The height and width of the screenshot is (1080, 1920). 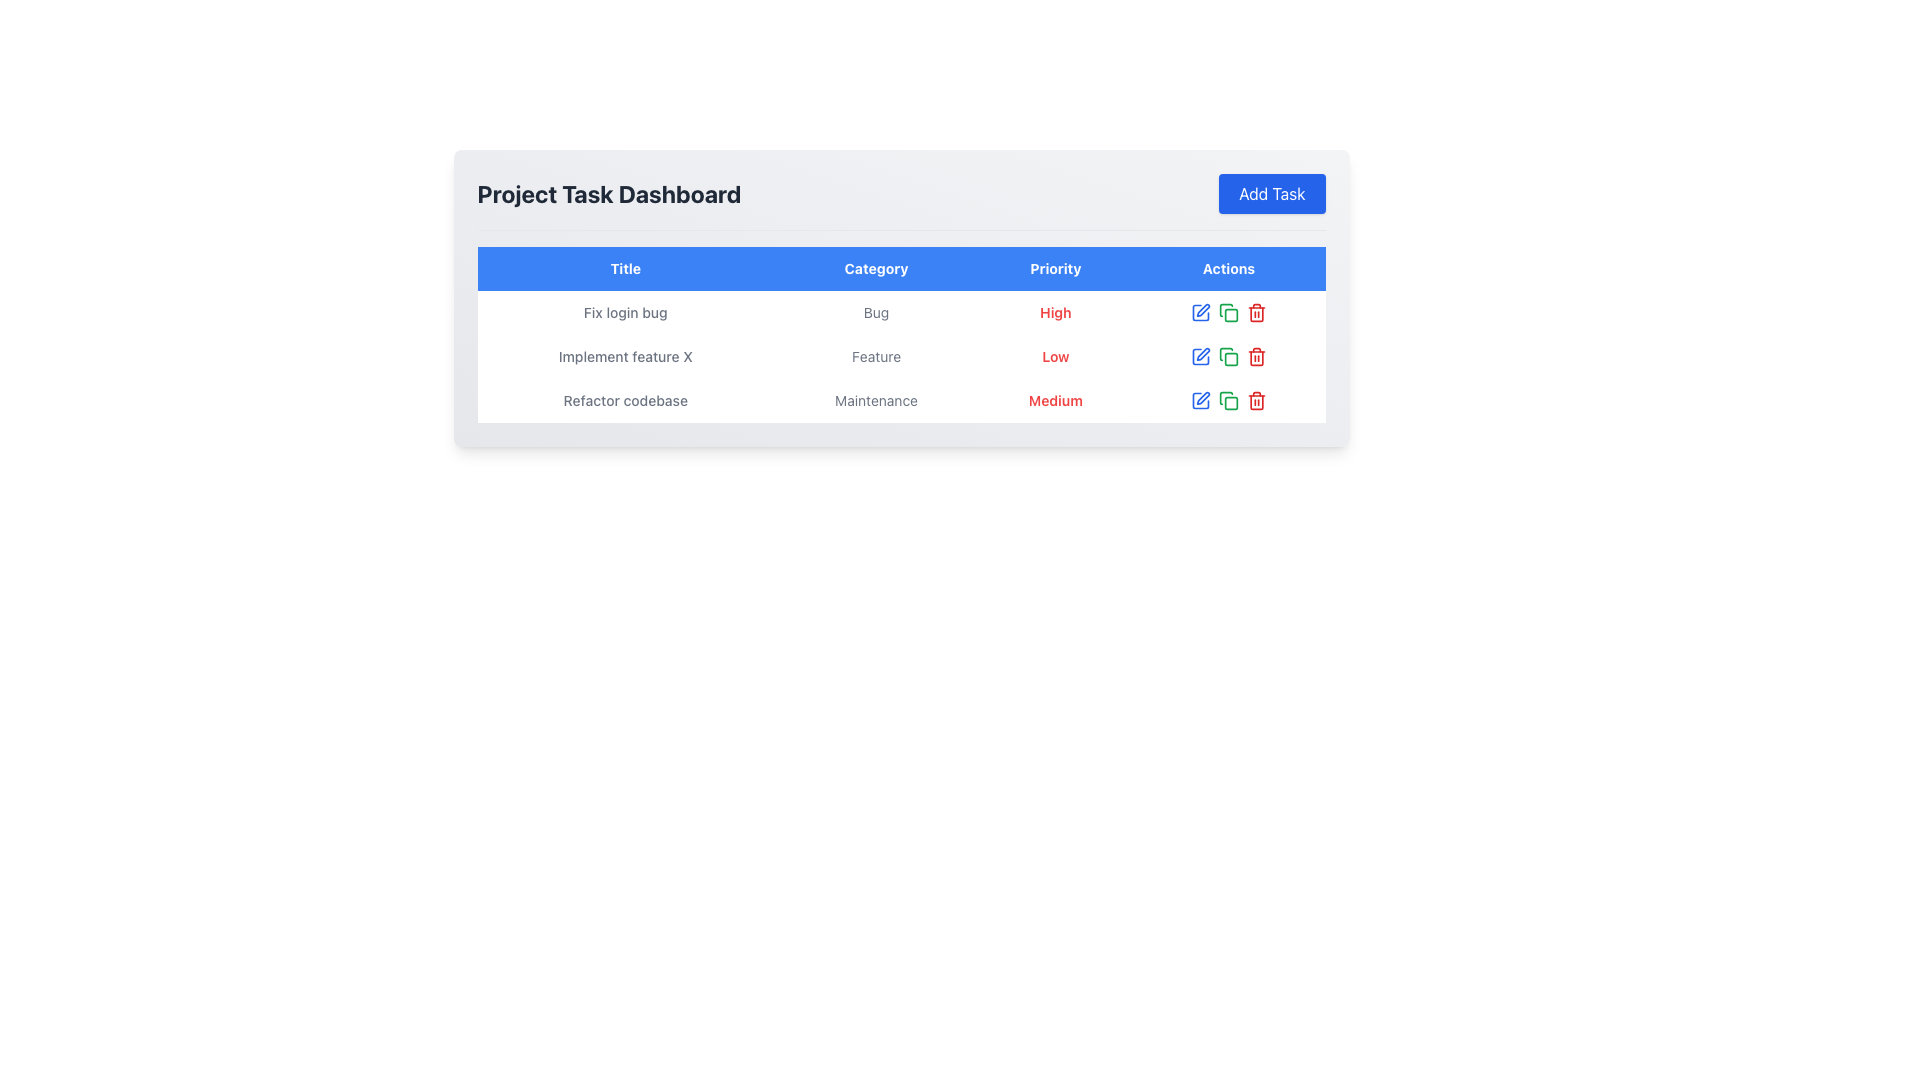 What do you see at coordinates (1054, 312) in the screenshot?
I see `the static text element displaying 'High' in bold red font, located in the 'Priority' column of the first row in the table` at bounding box center [1054, 312].